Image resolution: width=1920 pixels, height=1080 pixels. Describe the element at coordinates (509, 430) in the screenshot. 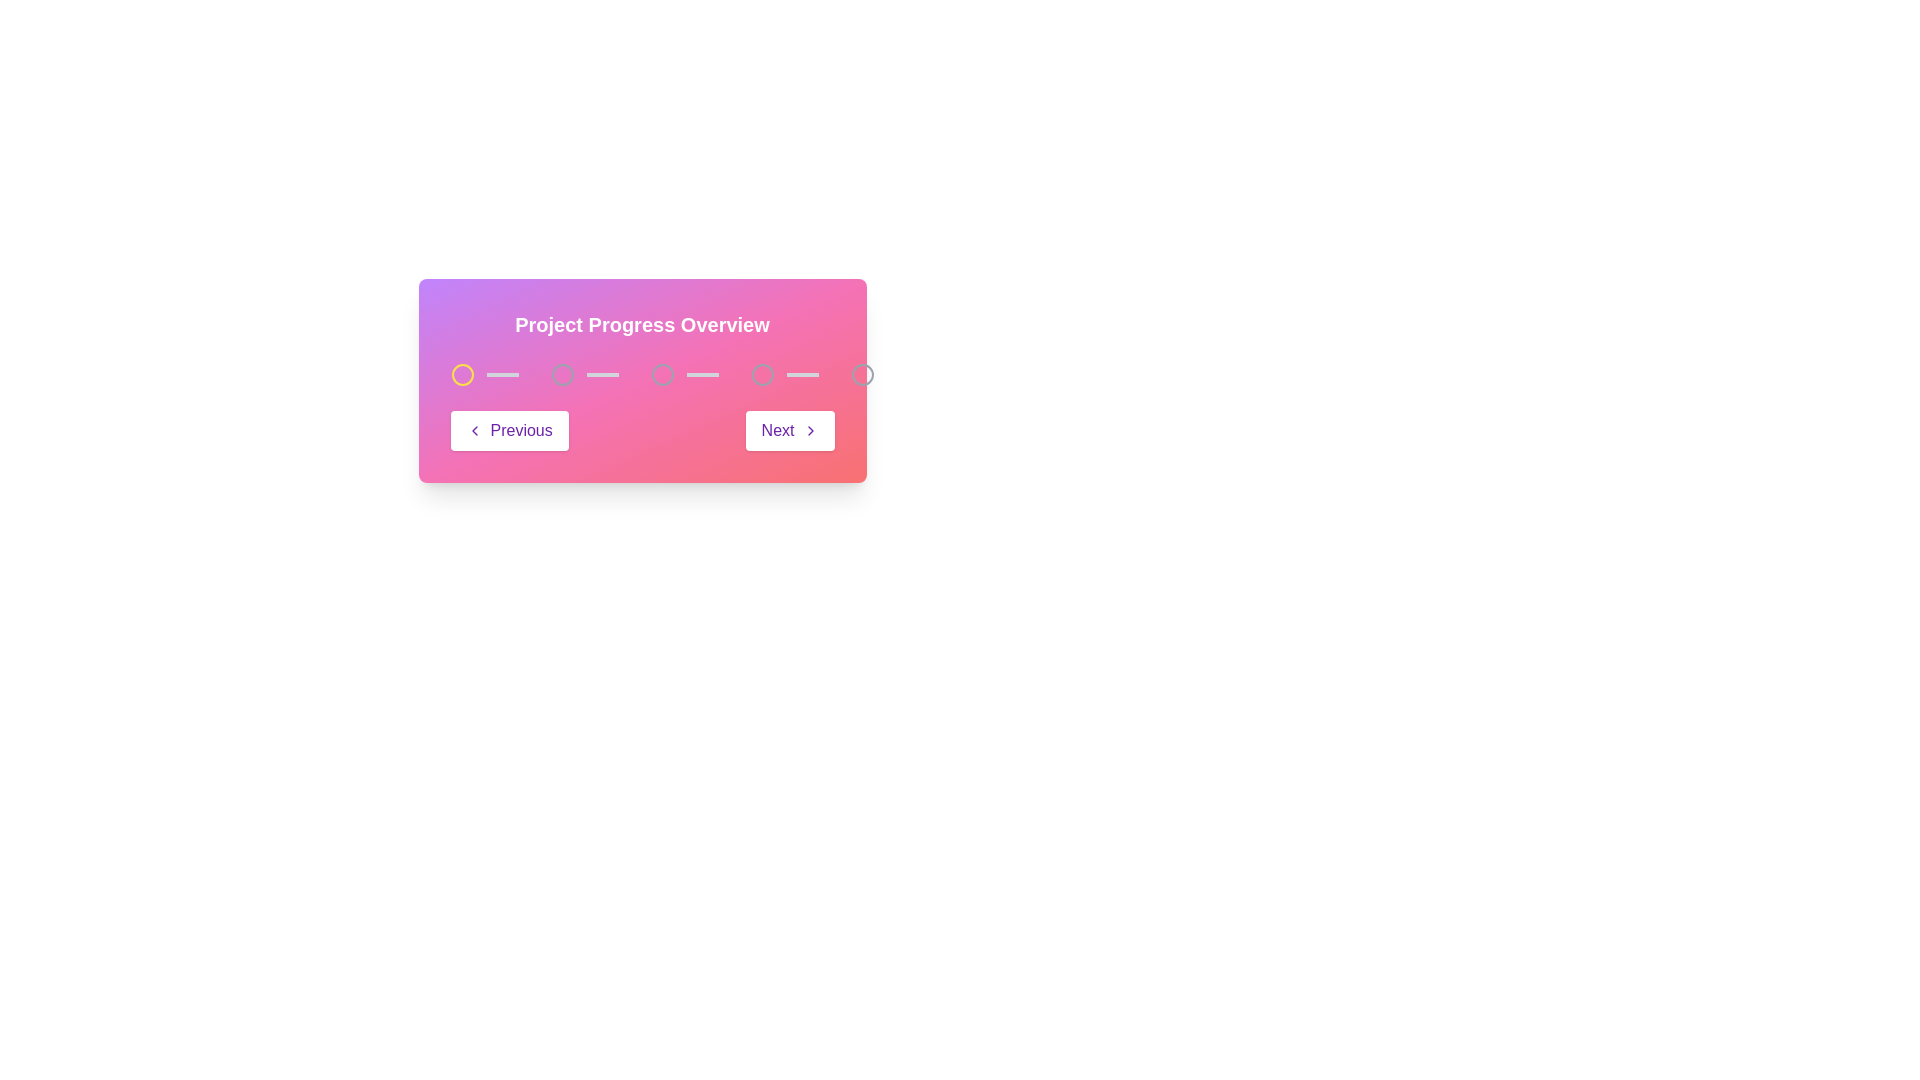

I see `the 'Previous' button, which is a rectangular button styled in white with a purple border and contains a leftward arrow icon followed by the text 'Previous' in bold purple text` at that location.